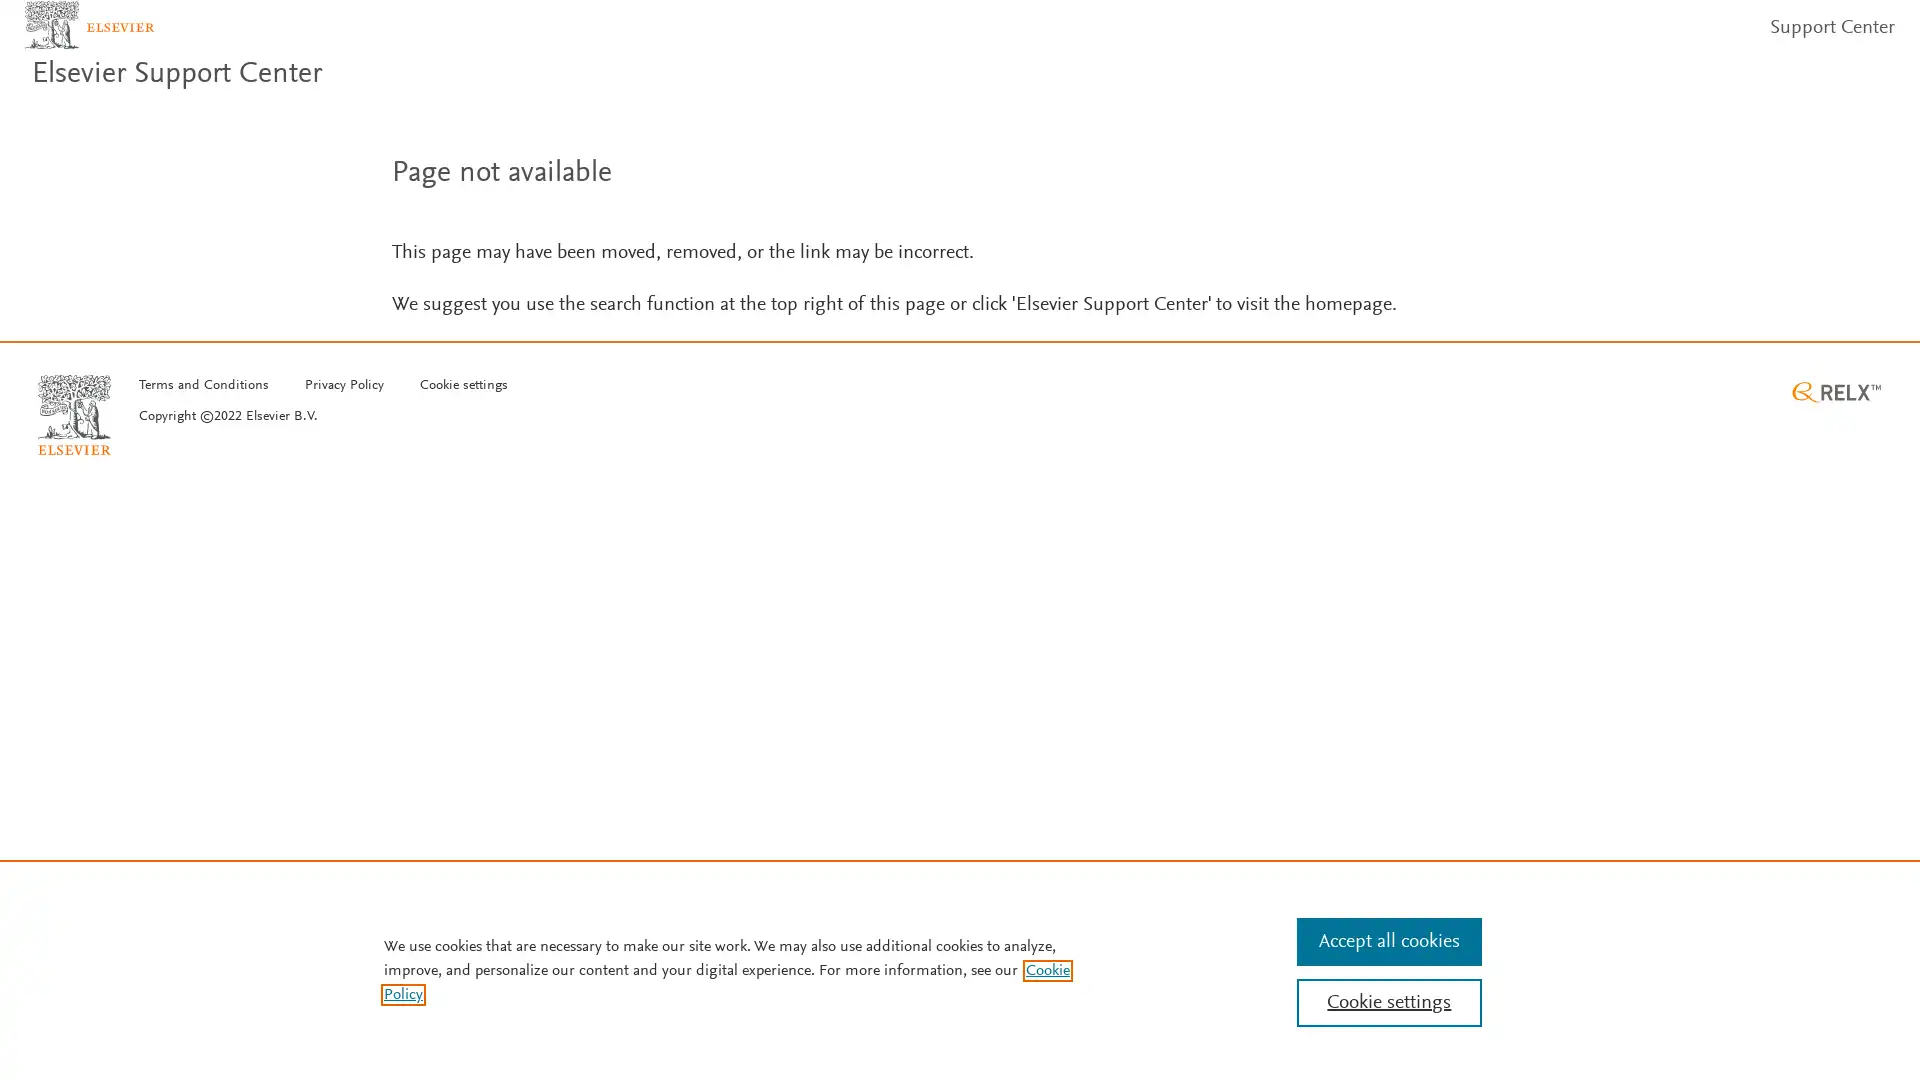 This screenshot has height=1080, width=1920. Describe the element at coordinates (1825, 42) in the screenshot. I see `Support Center` at that location.